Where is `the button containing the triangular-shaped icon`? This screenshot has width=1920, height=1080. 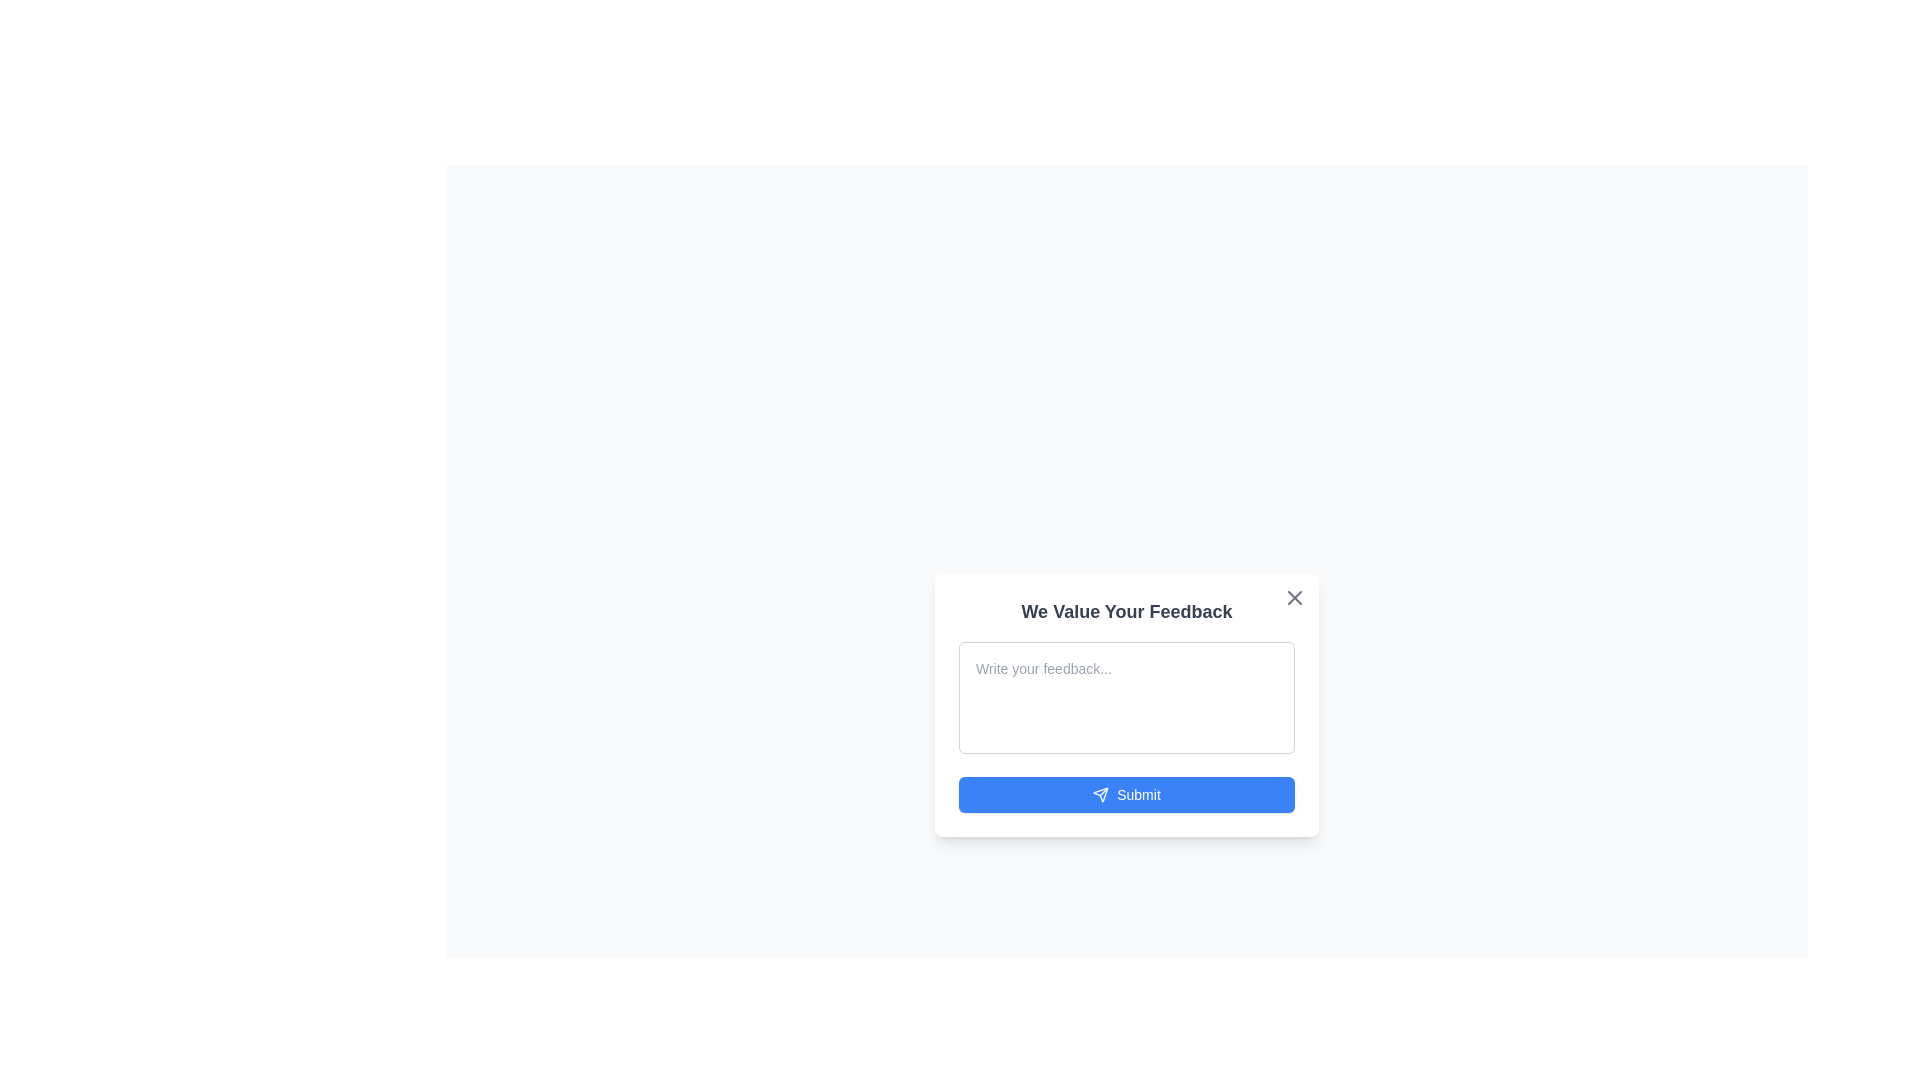
the button containing the triangular-shaped icon is located at coordinates (1100, 793).